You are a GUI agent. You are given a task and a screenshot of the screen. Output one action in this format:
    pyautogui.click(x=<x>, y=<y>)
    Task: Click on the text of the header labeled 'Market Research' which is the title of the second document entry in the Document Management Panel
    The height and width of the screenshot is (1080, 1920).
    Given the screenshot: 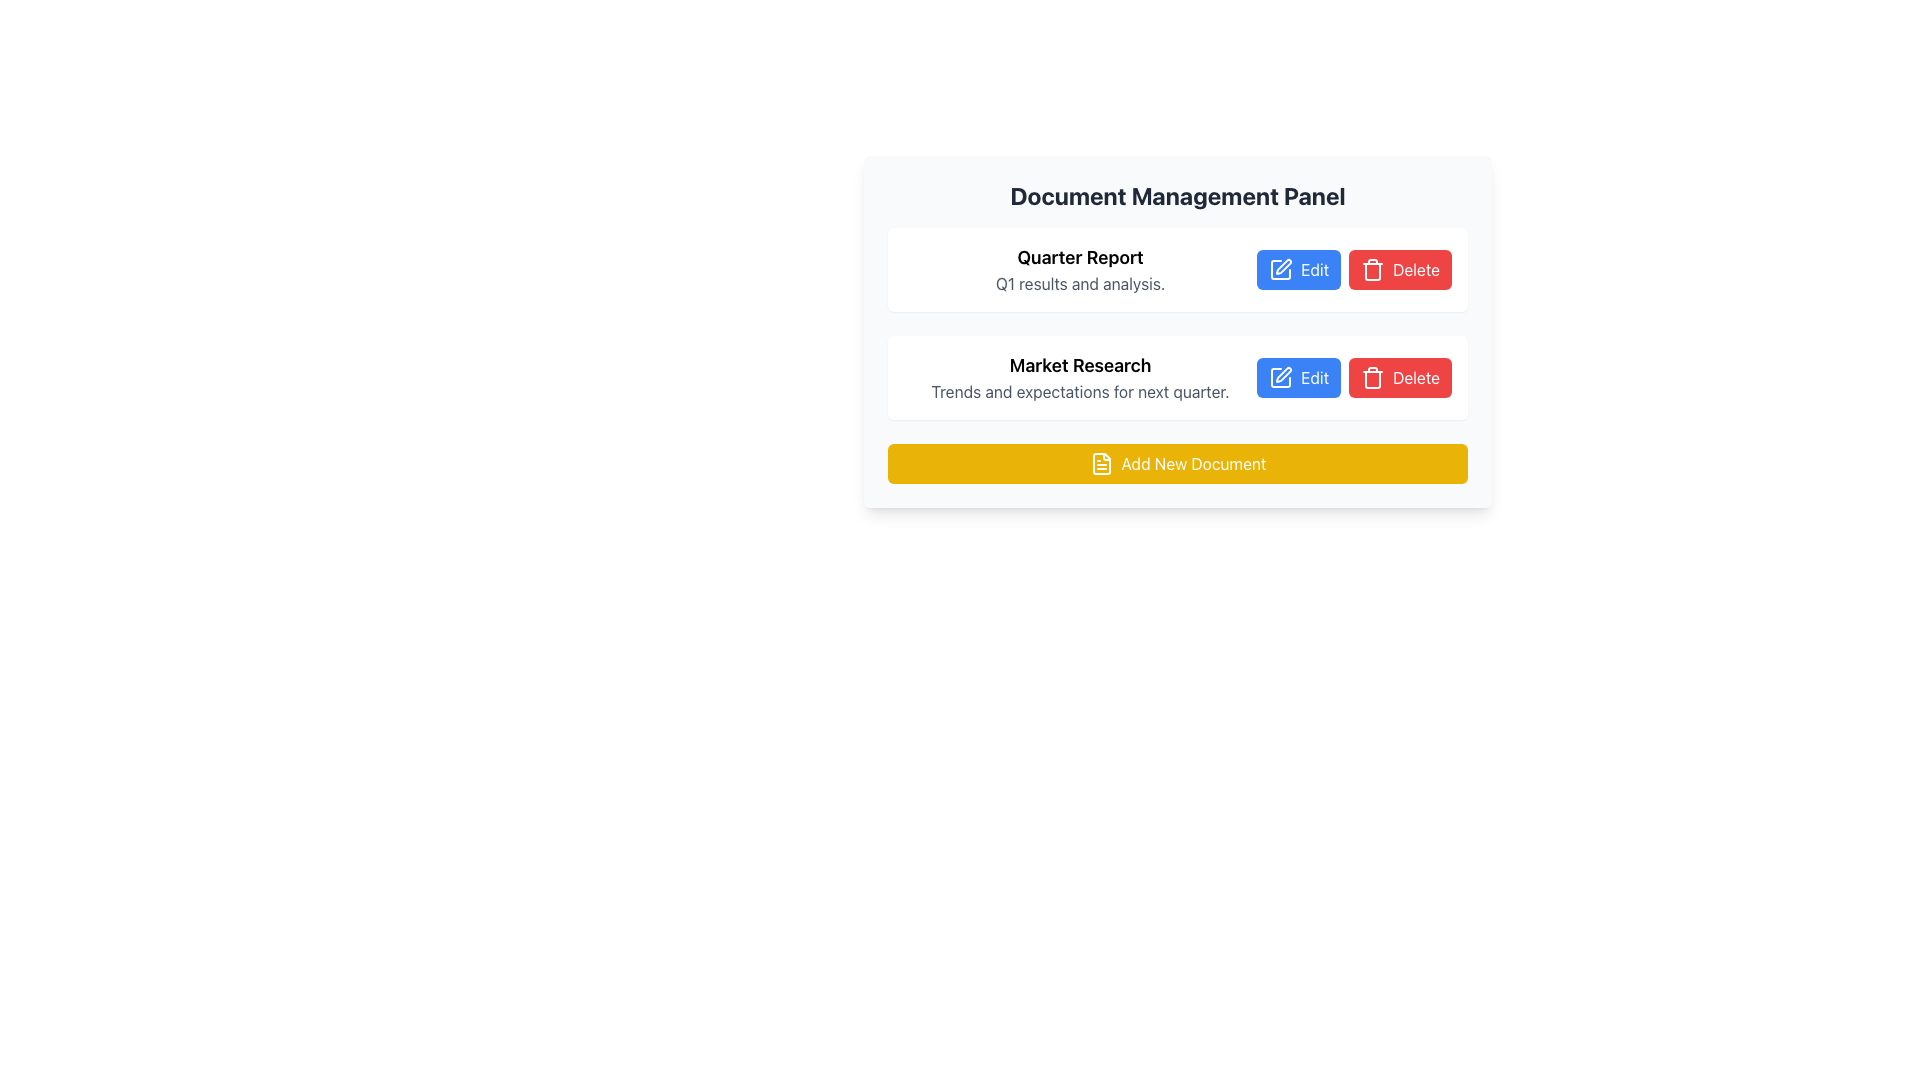 What is the action you would take?
    pyautogui.click(x=1079, y=366)
    